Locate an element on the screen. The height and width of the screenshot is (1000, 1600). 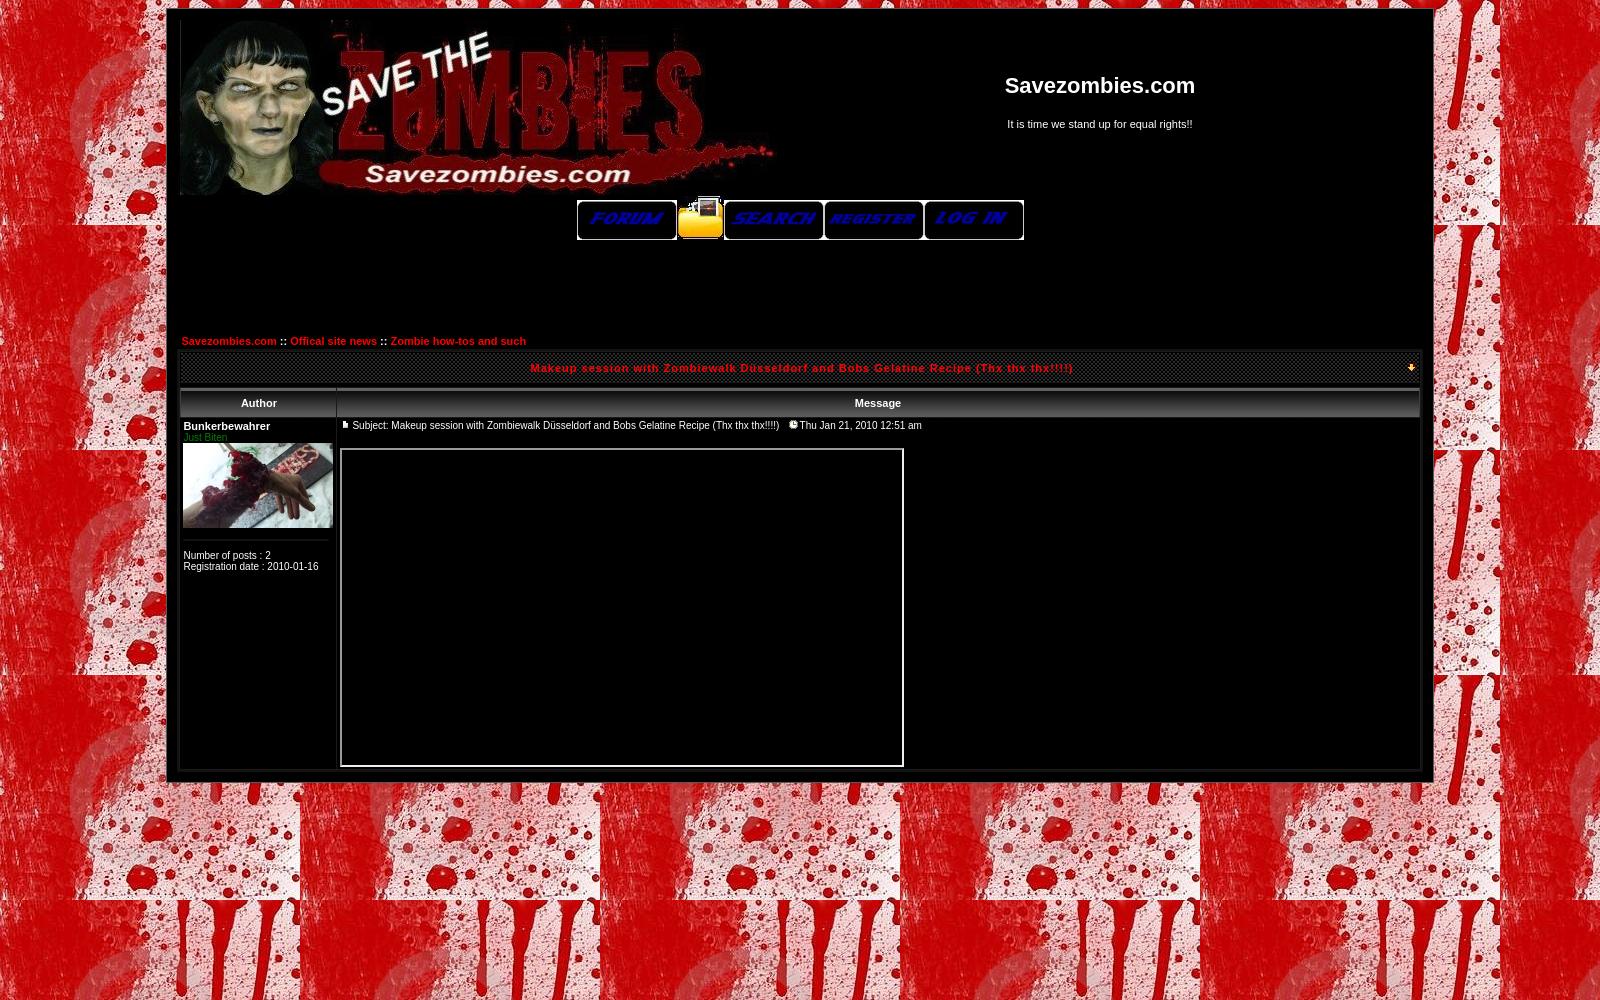
'Makeup session with Zombiewalk Düsseldorf and Bobs Gelatine Recipe (Thx thx thx!!!!)' is located at coordinates (799, 366).